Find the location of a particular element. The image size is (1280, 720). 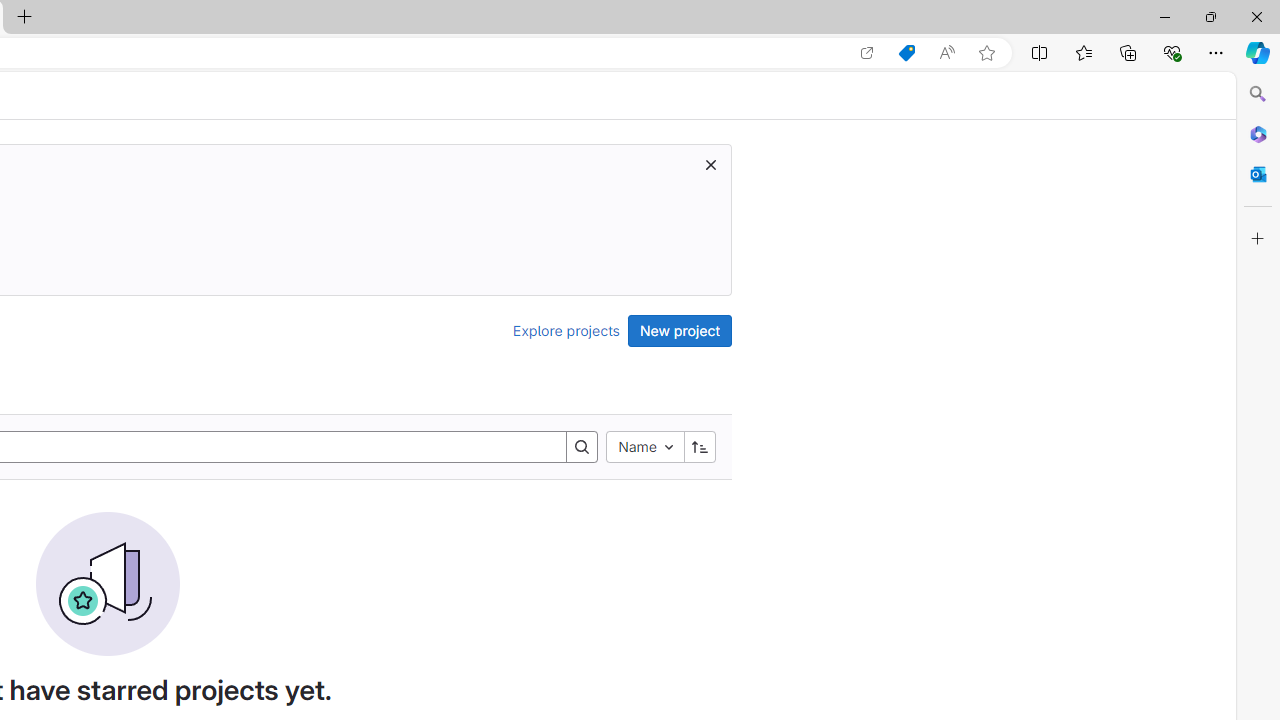

'Name' is located at coordinates (645, 445).